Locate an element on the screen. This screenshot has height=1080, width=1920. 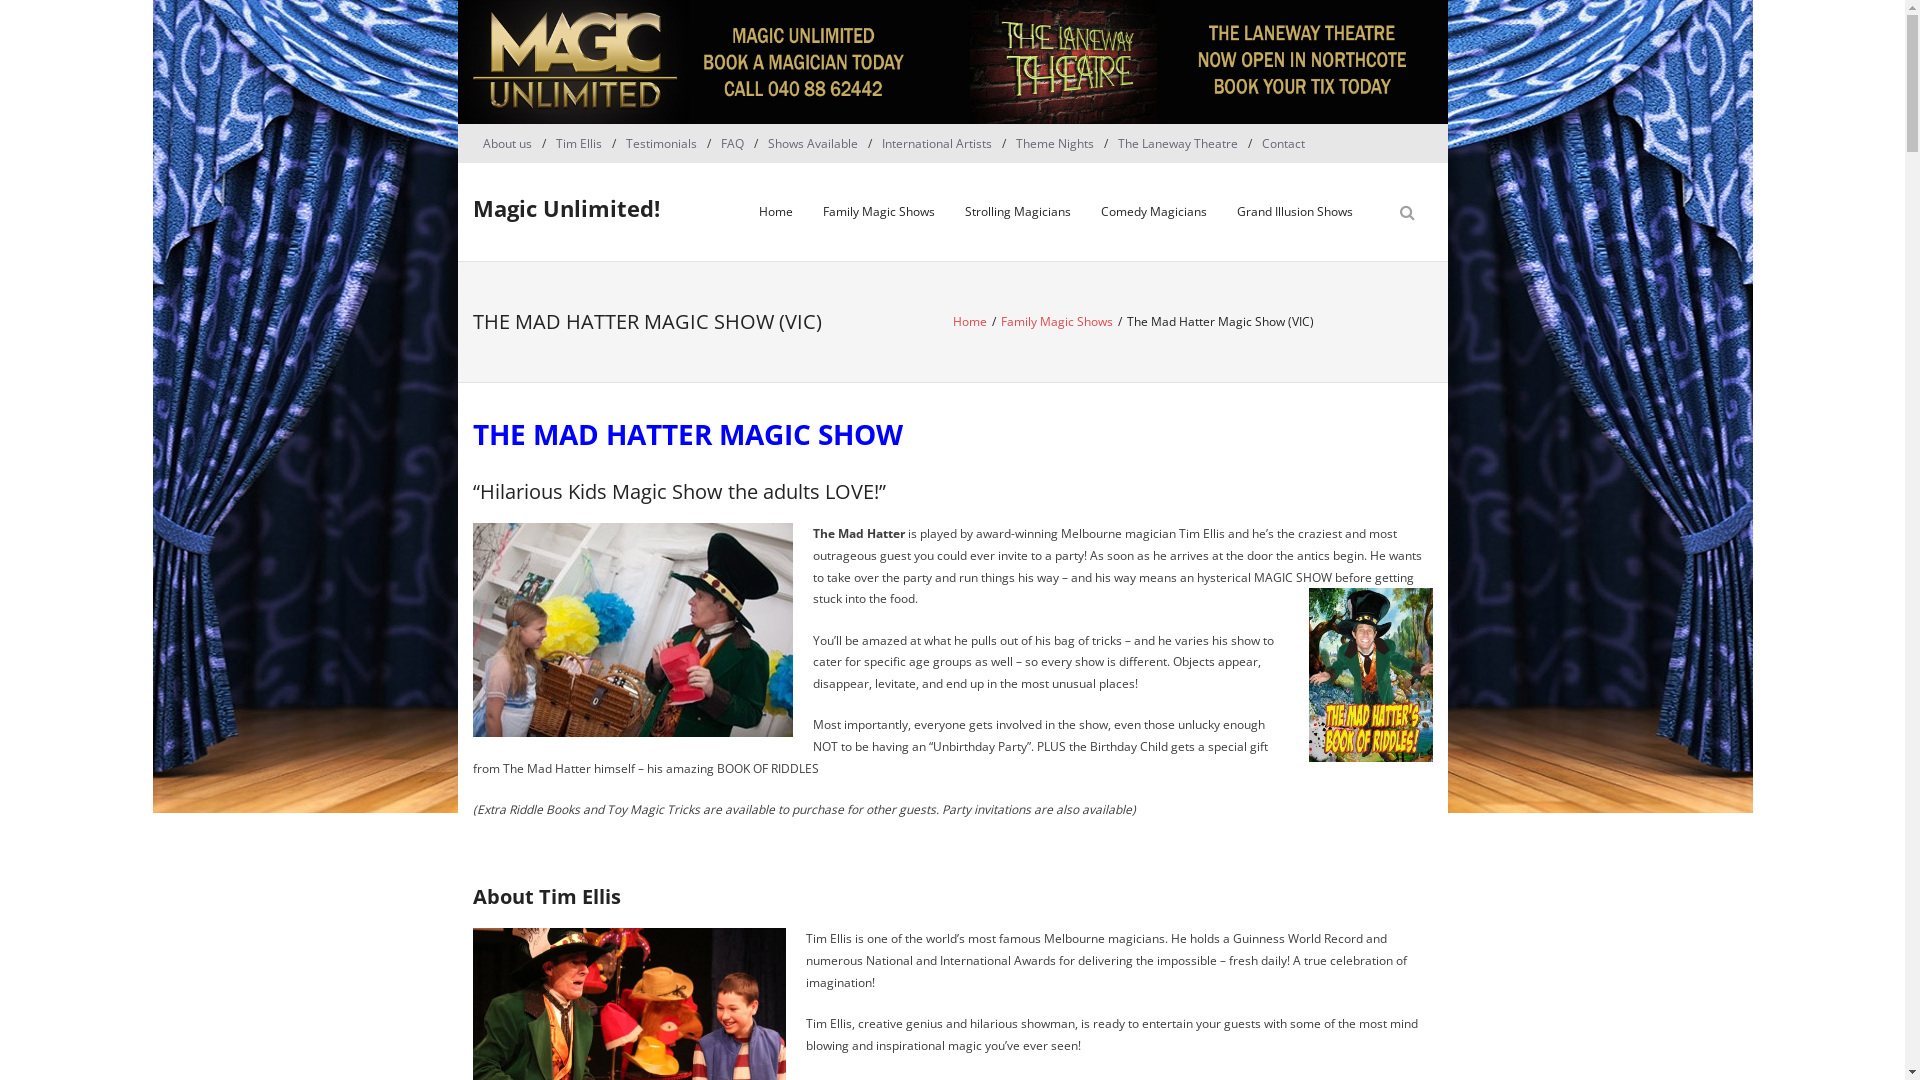
'Magic Unlimited!' is located at coordinates (564, 208).